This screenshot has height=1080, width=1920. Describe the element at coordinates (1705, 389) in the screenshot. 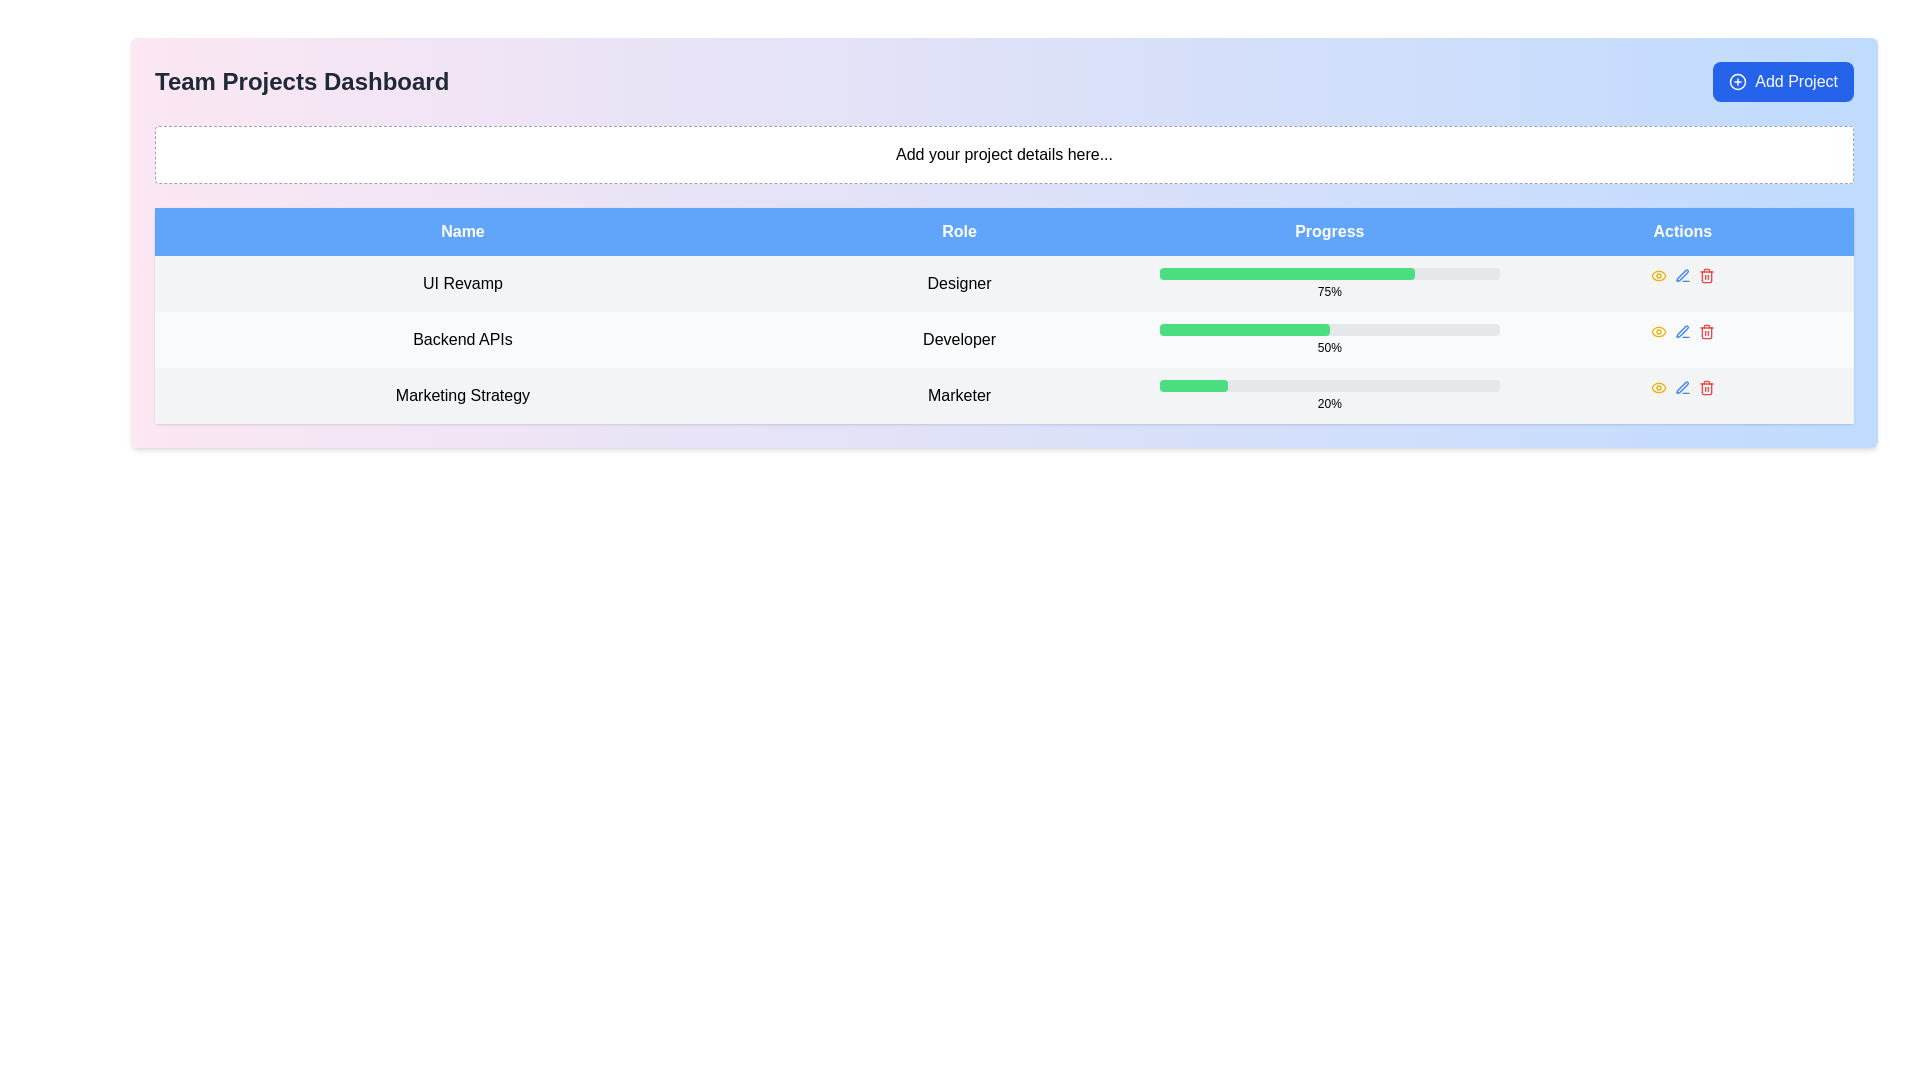

I see `the red trashcan icon button in the 'Actions' column of the table` at that location.